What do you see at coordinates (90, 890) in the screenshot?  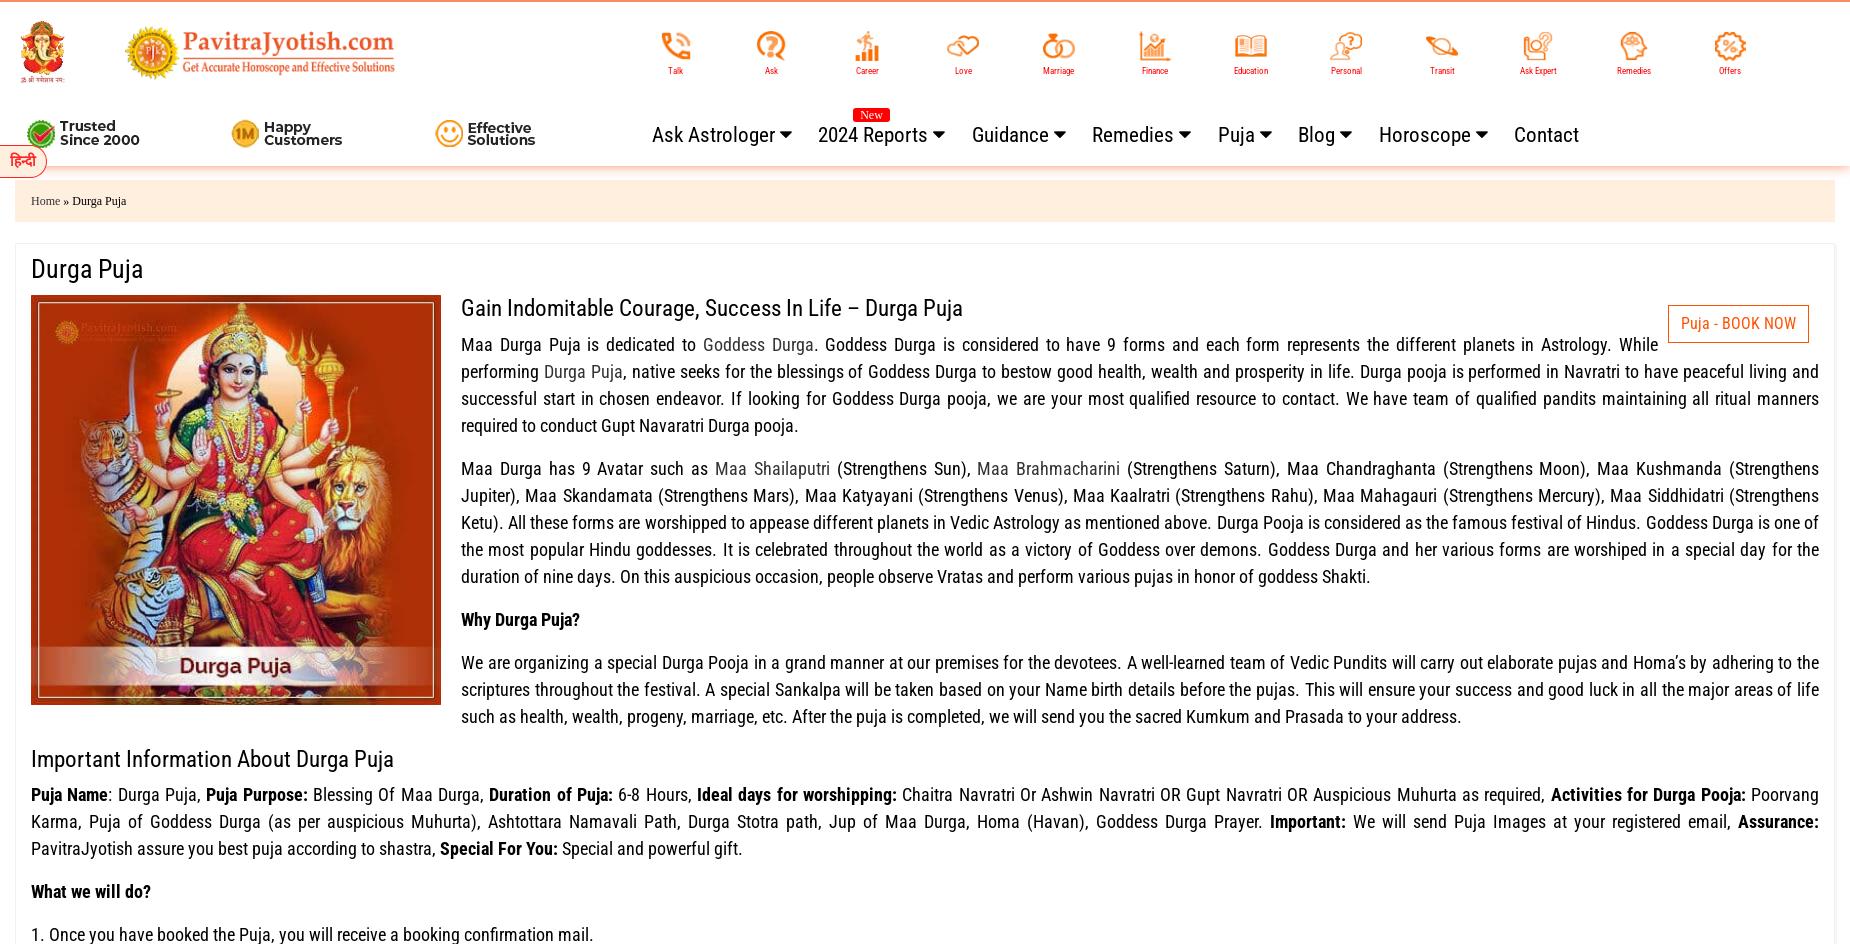 I see `'What we will do?'` at bounding box center [90, 890].